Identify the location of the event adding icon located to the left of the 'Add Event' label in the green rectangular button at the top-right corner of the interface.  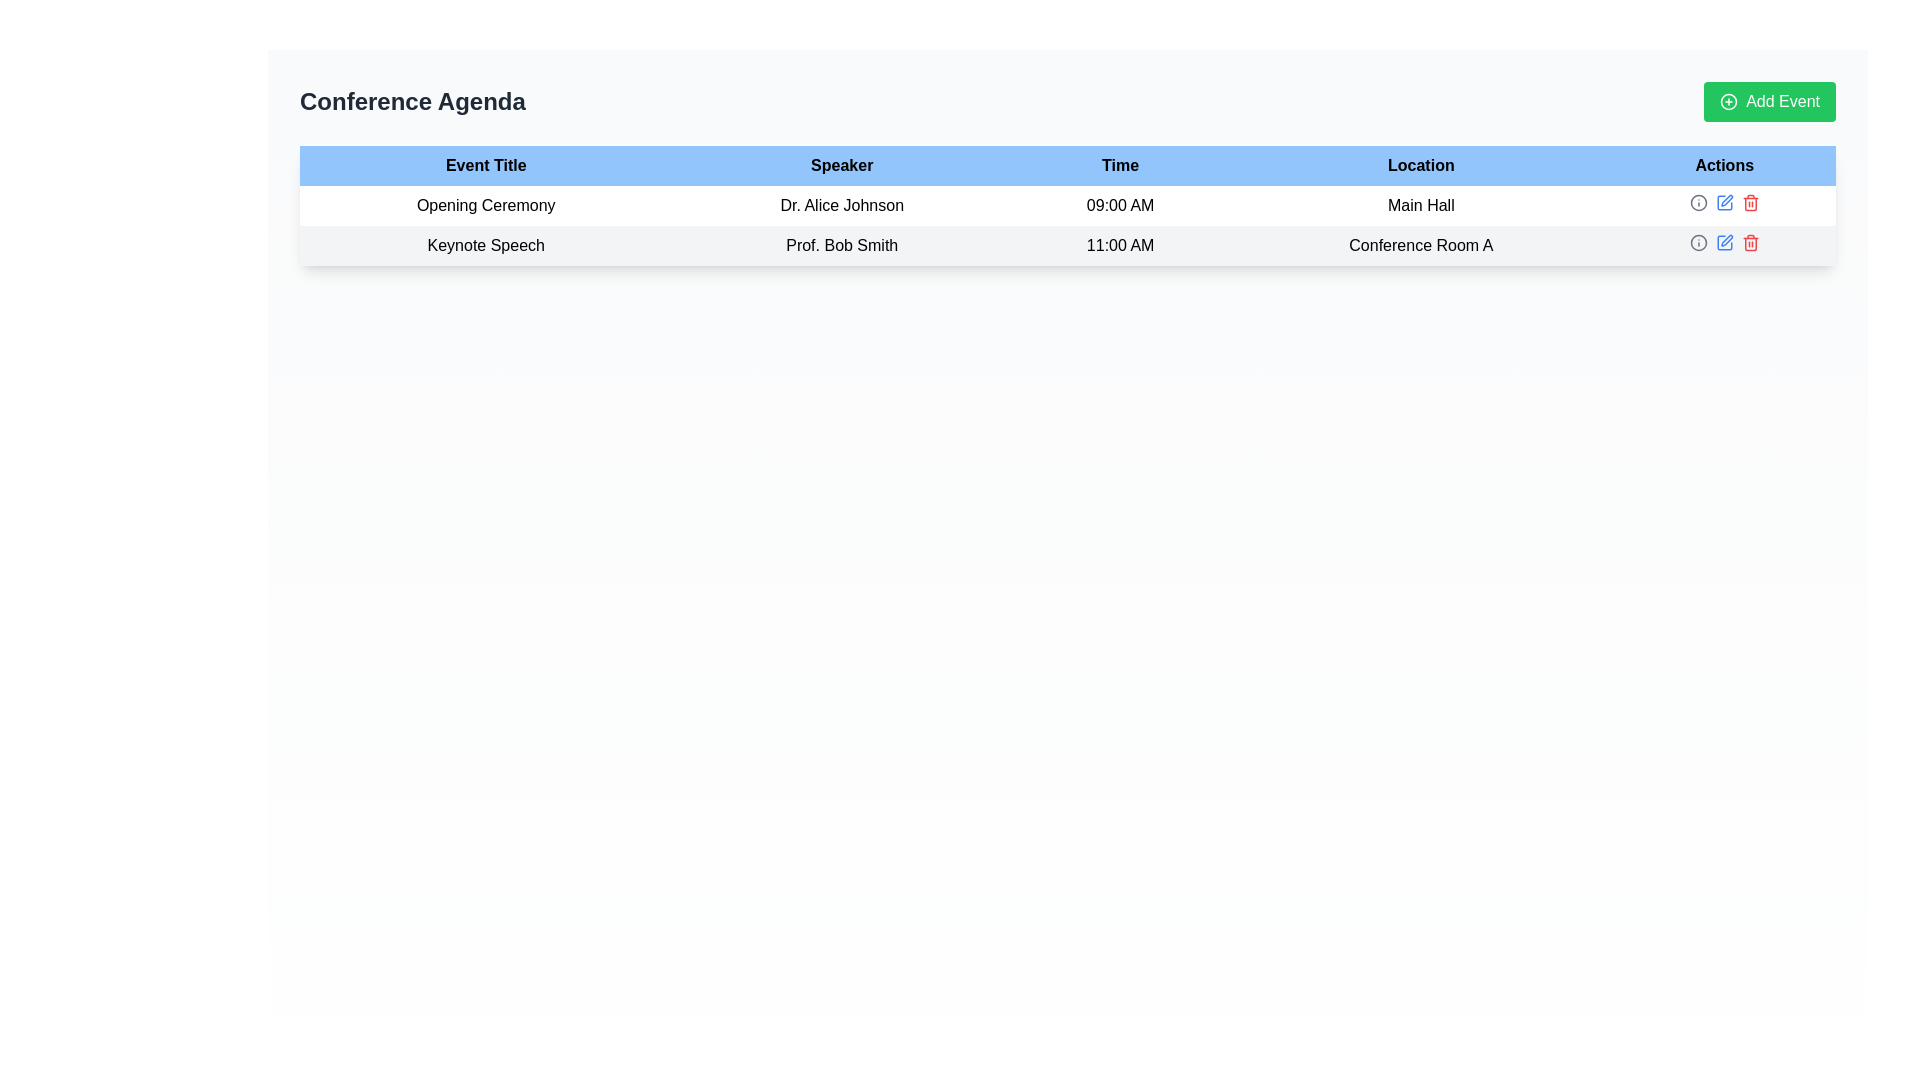
(1728, 101).